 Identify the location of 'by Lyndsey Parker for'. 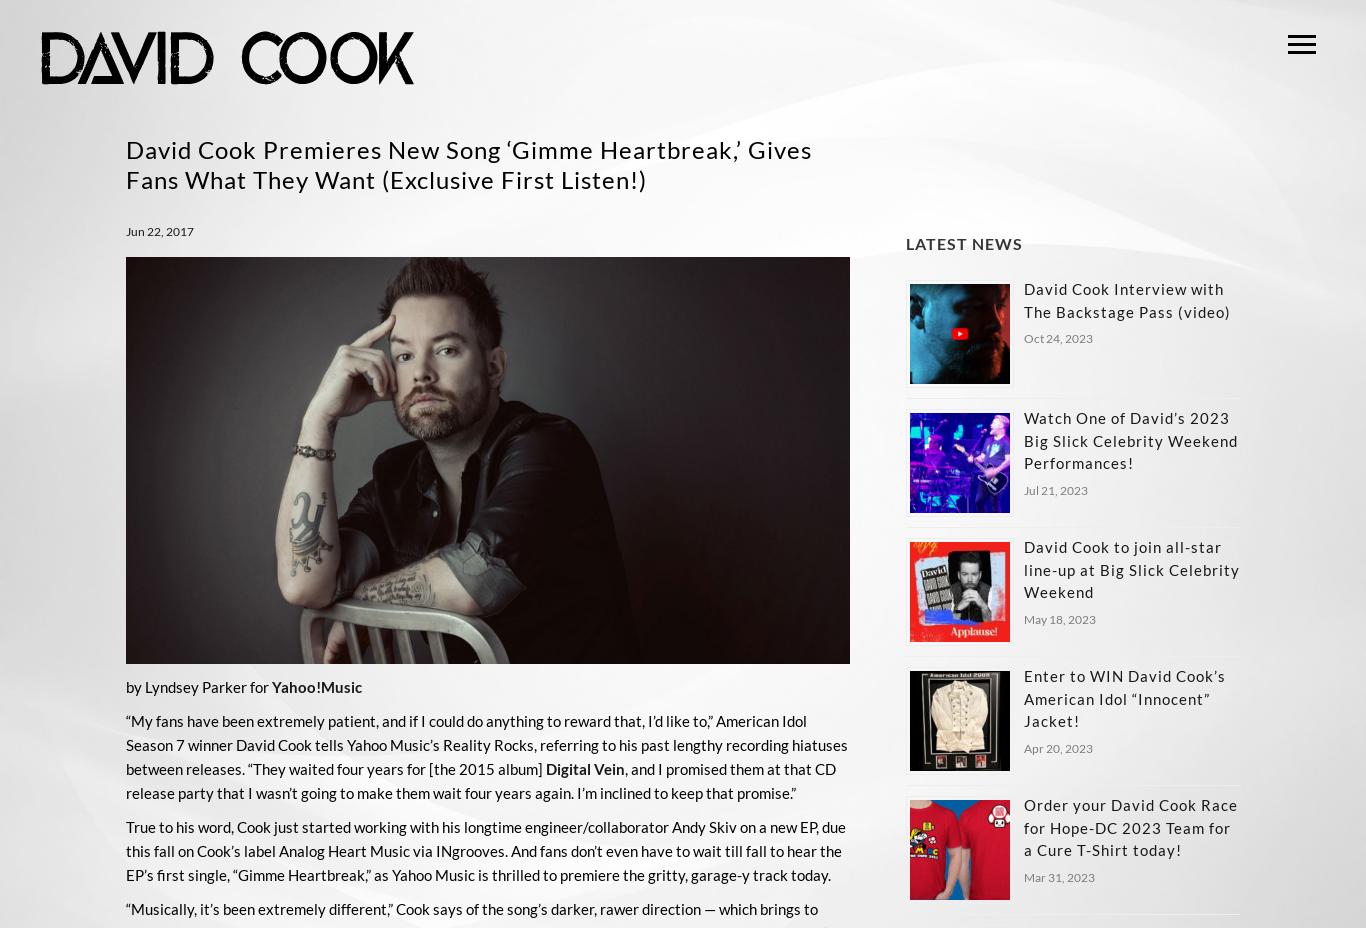
(124, 685).